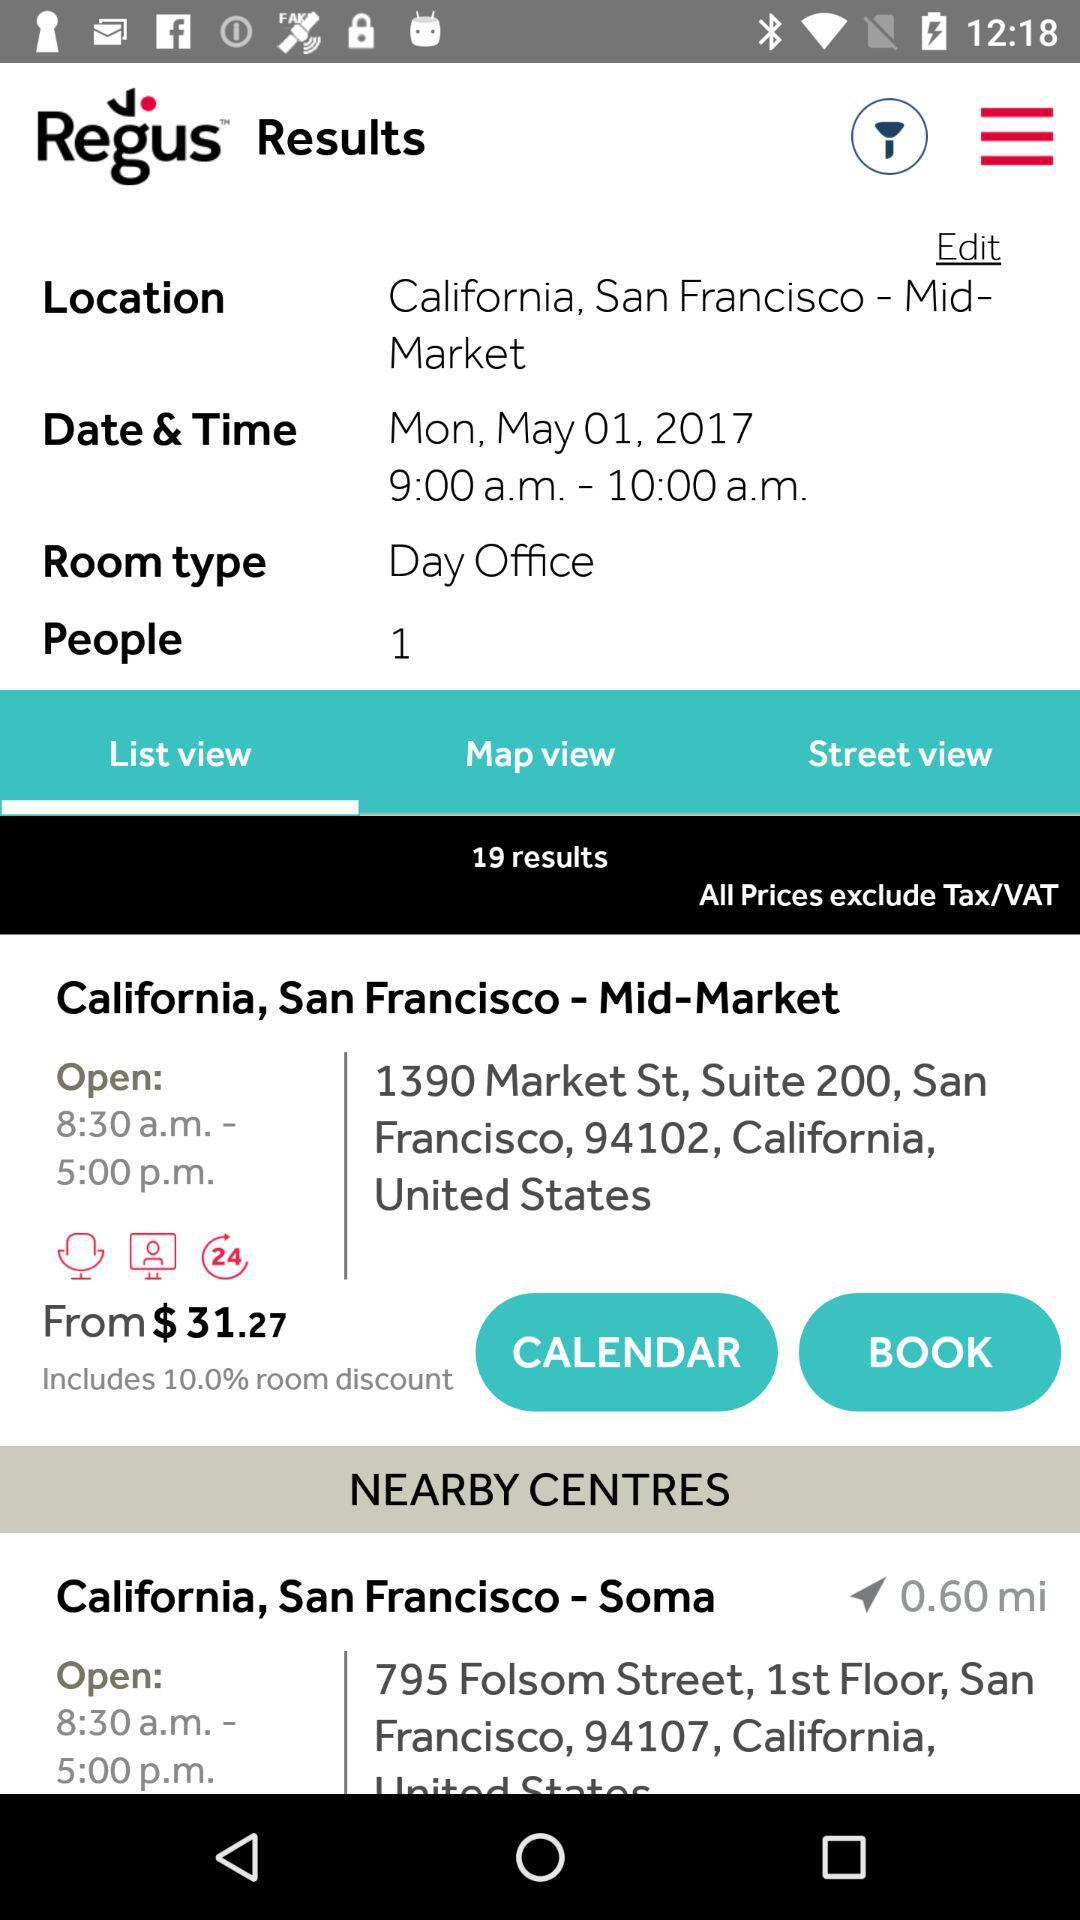  I want to click on the from, so click(94, 1320).